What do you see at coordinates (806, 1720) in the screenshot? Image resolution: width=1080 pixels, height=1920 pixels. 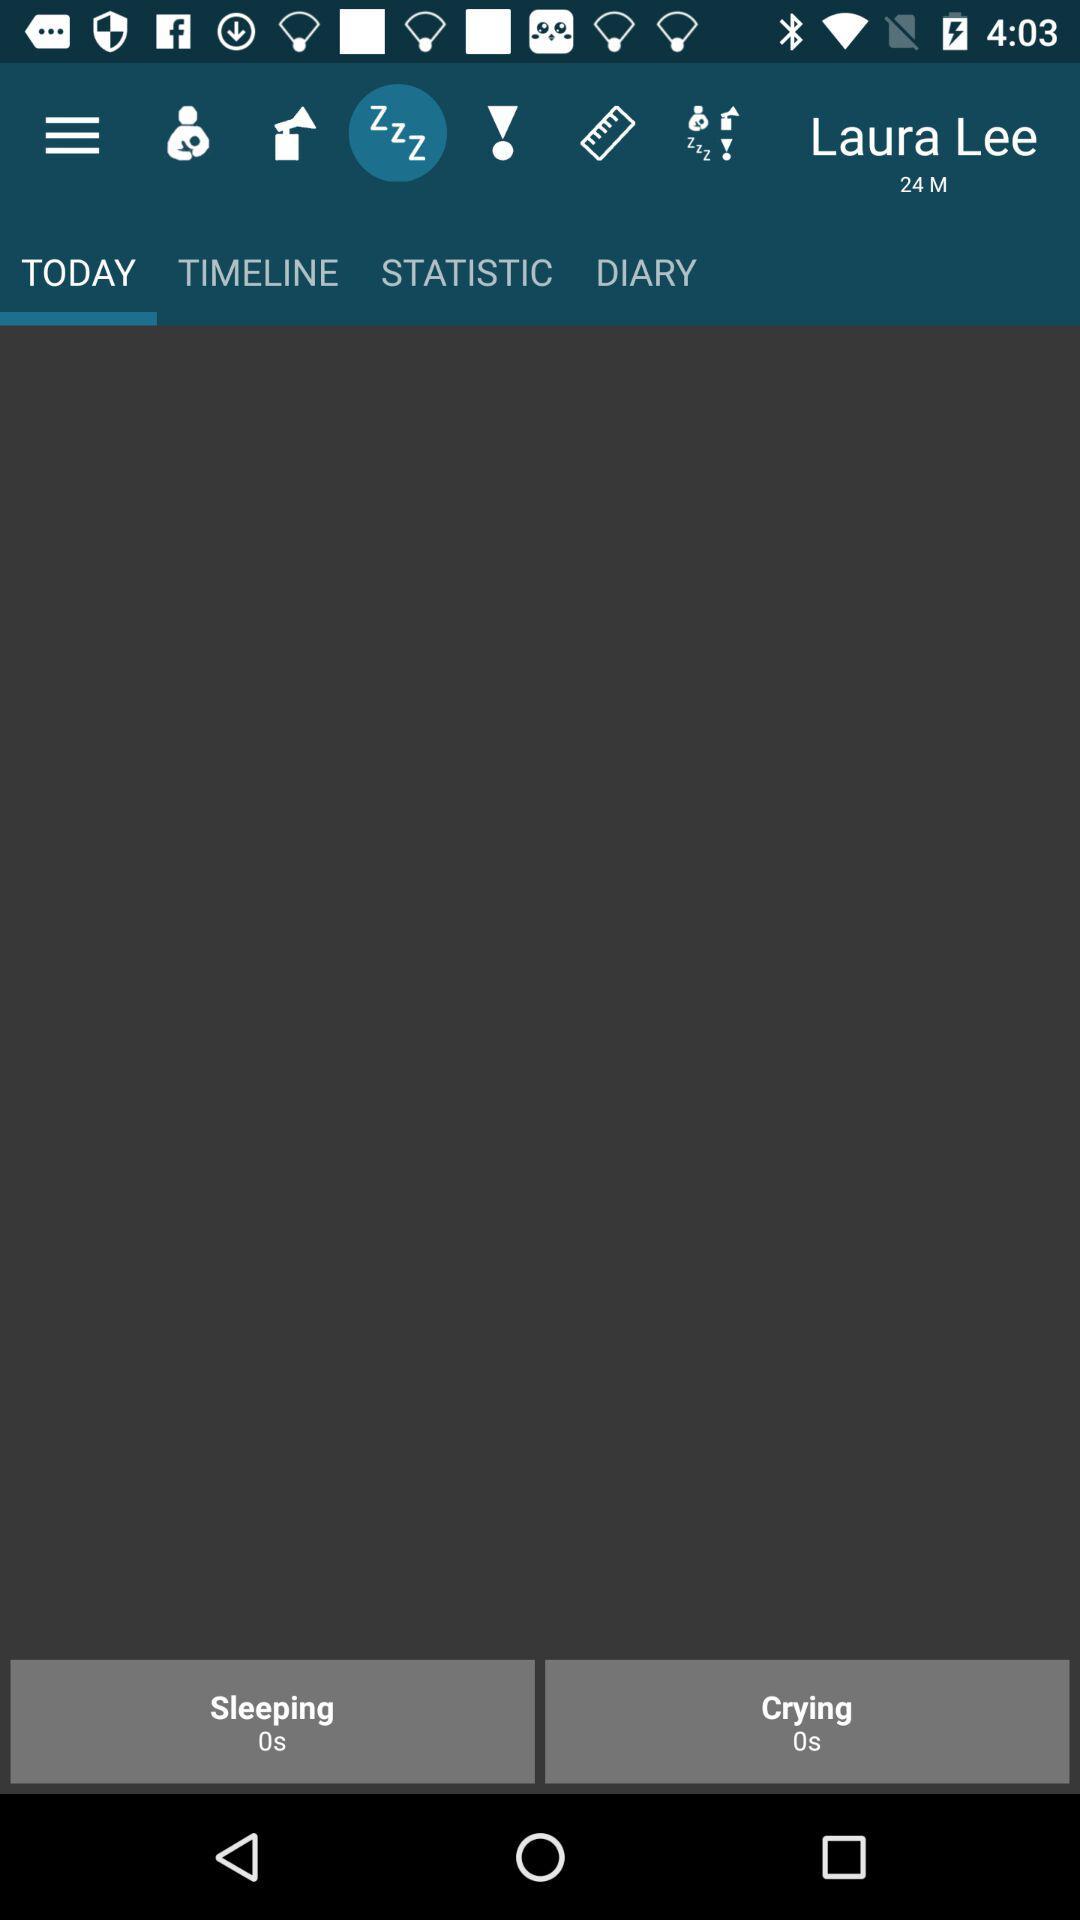 I see `the item next to the sleeping` at bounding box center [806, 1720].